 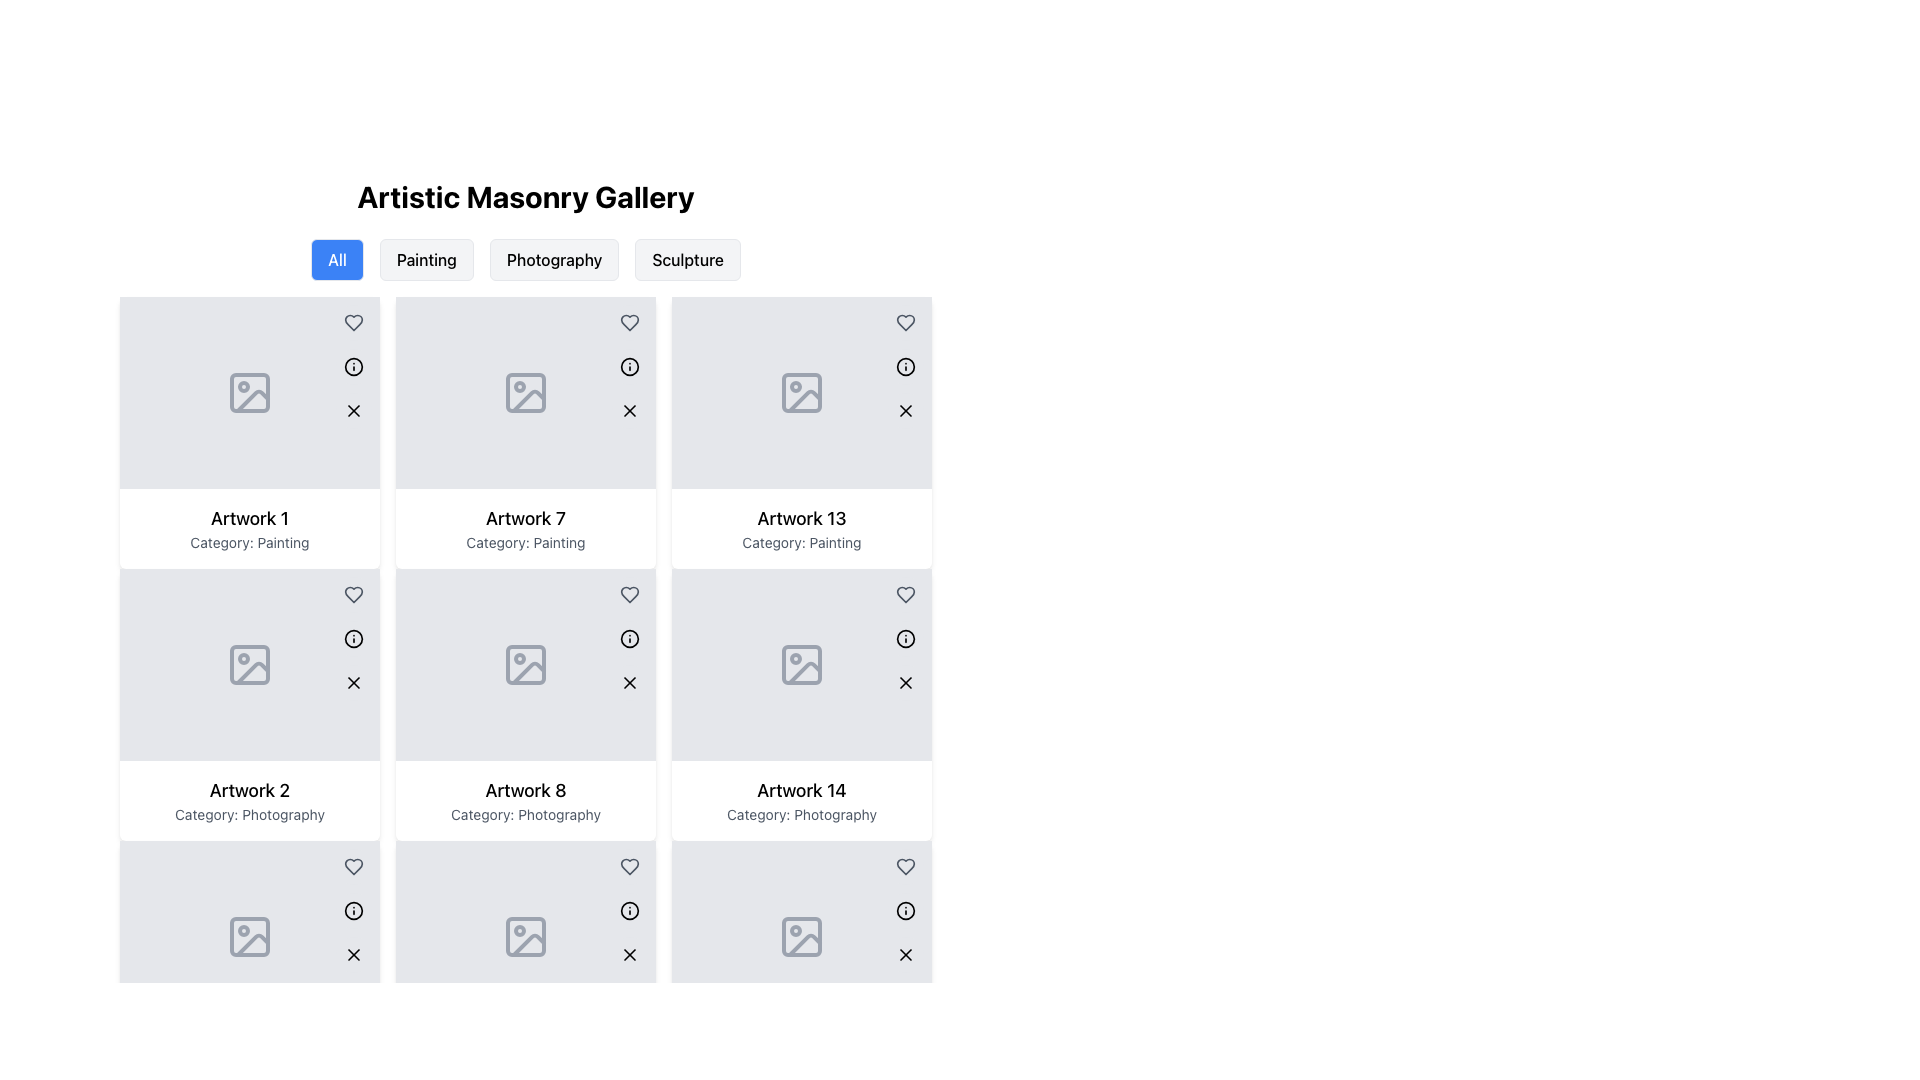 What do you see at coordinates (628, 681) in the screenshot?
I see `the close button located at the top-right corner of the 'Artwork 8' card in the grid layout` at bounding box center [628, 681].